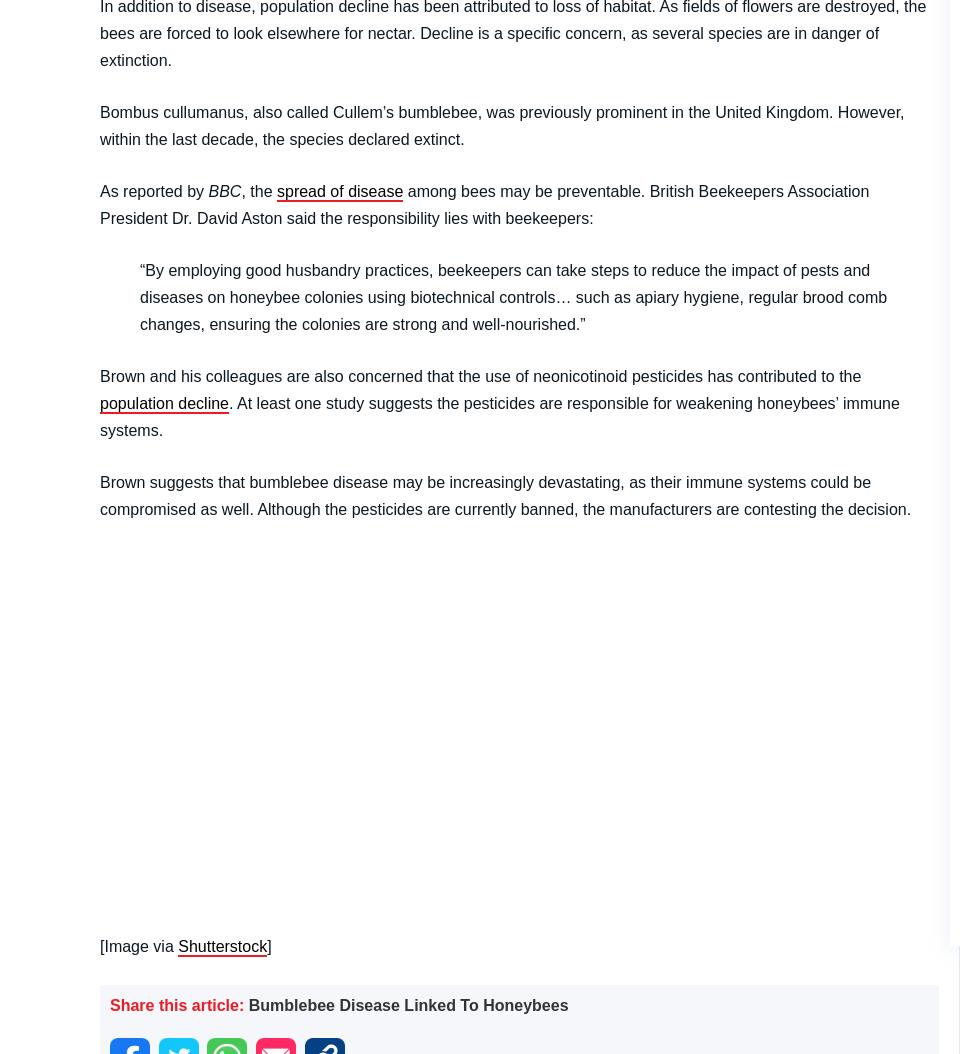 The height and width of the screenshot is (1054, 960). What do you see at coordinates (138, 944) in the screenshot?
I see `'[Image via'` at bounding box center [138, 944].